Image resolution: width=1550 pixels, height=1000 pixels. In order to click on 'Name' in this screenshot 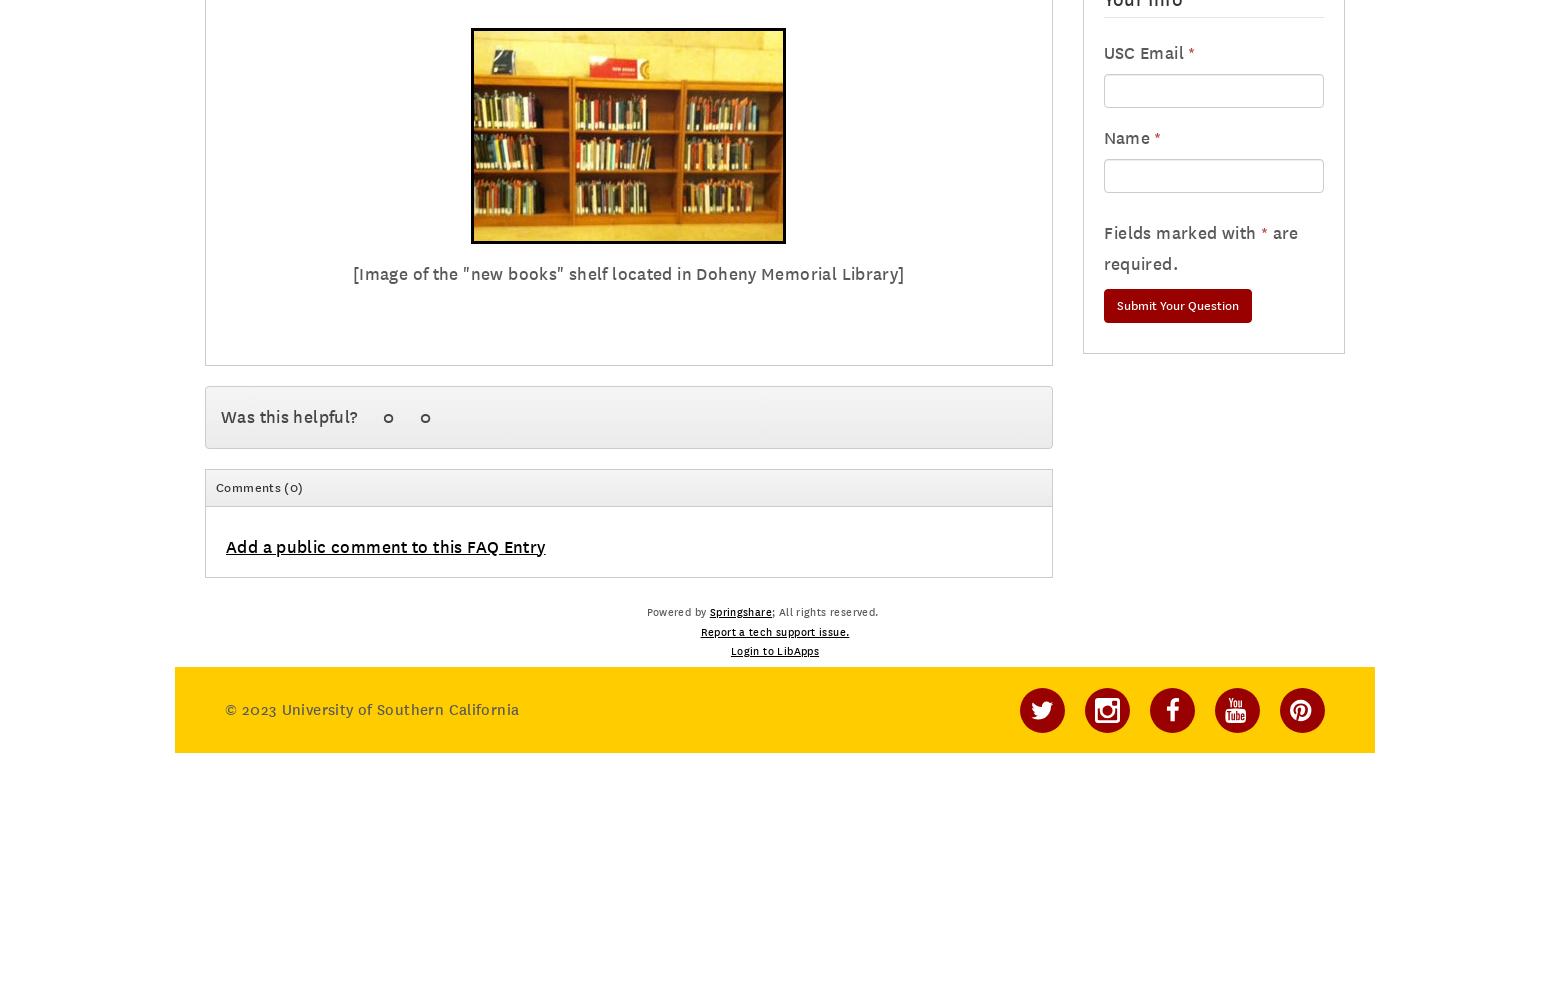, I will do `click(1125, 138)`.